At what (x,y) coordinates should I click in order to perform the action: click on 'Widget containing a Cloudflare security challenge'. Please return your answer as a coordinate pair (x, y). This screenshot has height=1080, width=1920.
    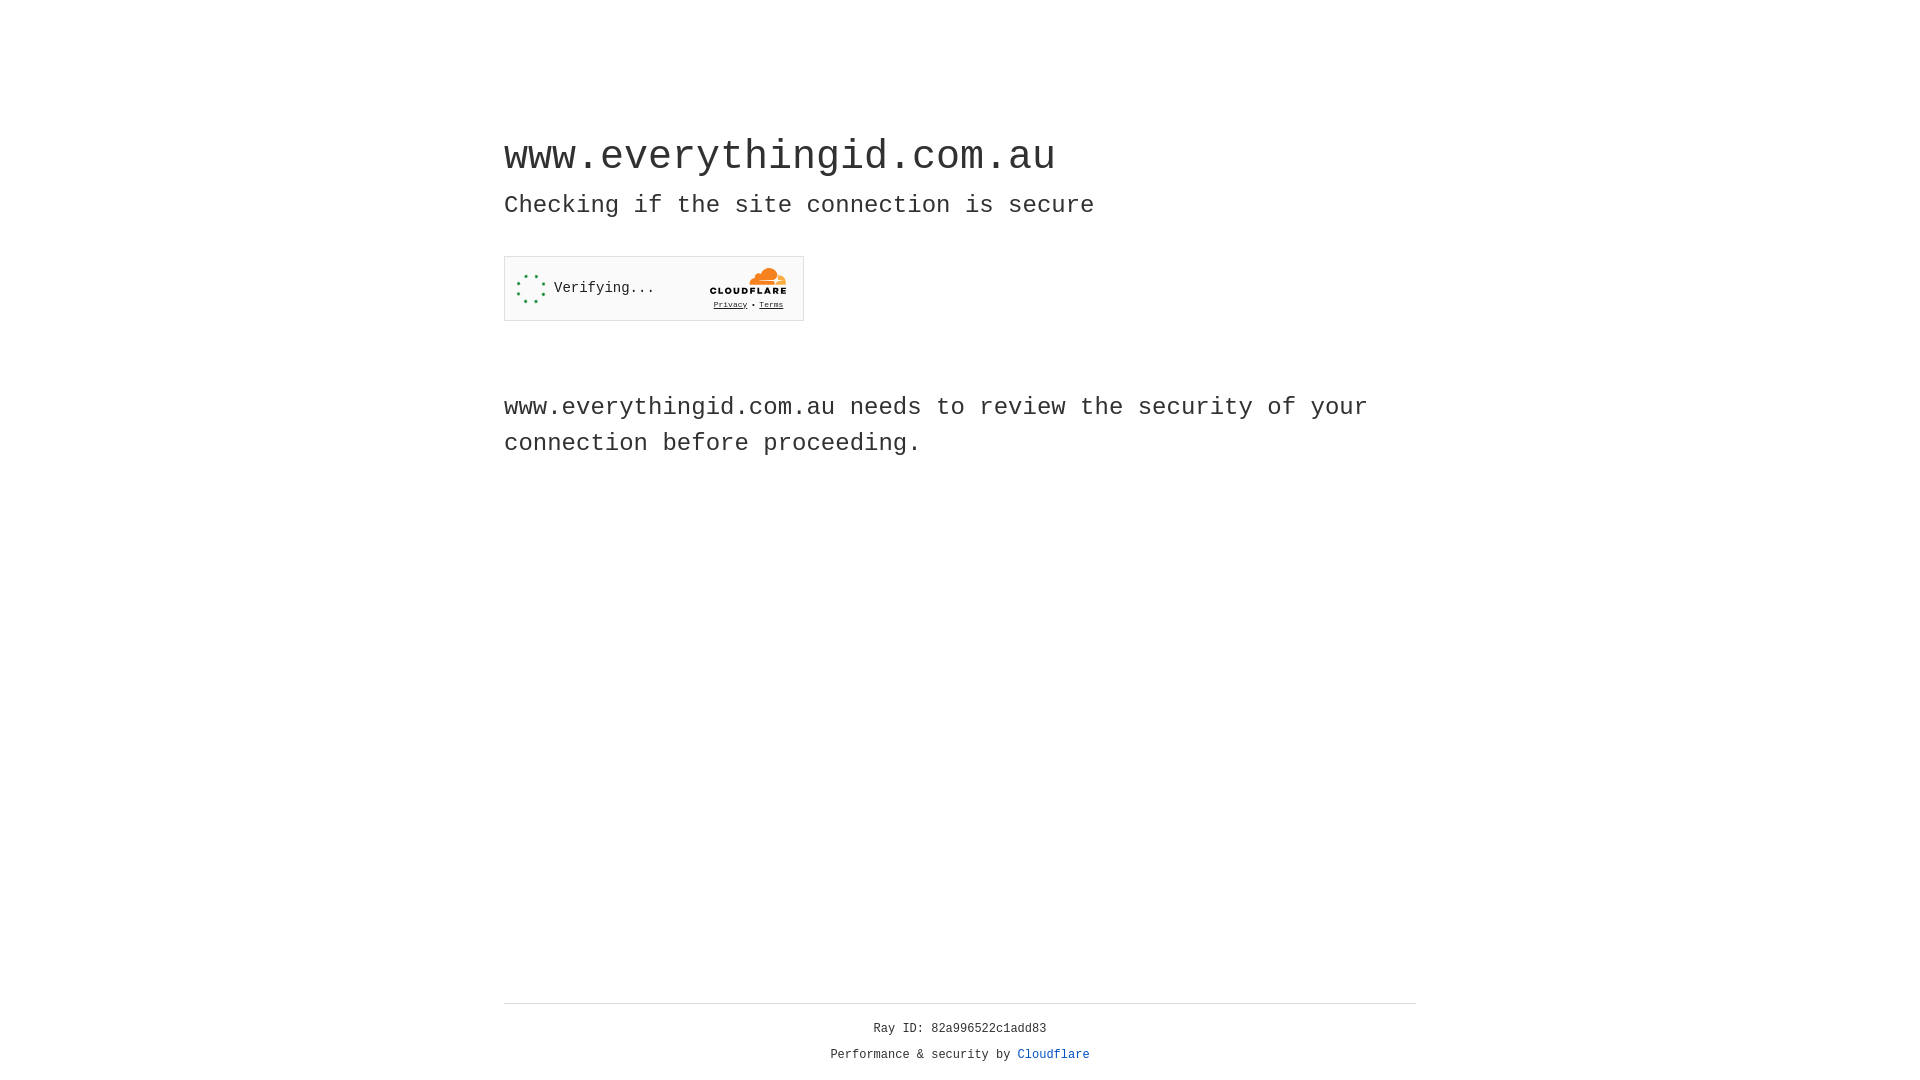
    Looking at the image, I should click on (653, 288).